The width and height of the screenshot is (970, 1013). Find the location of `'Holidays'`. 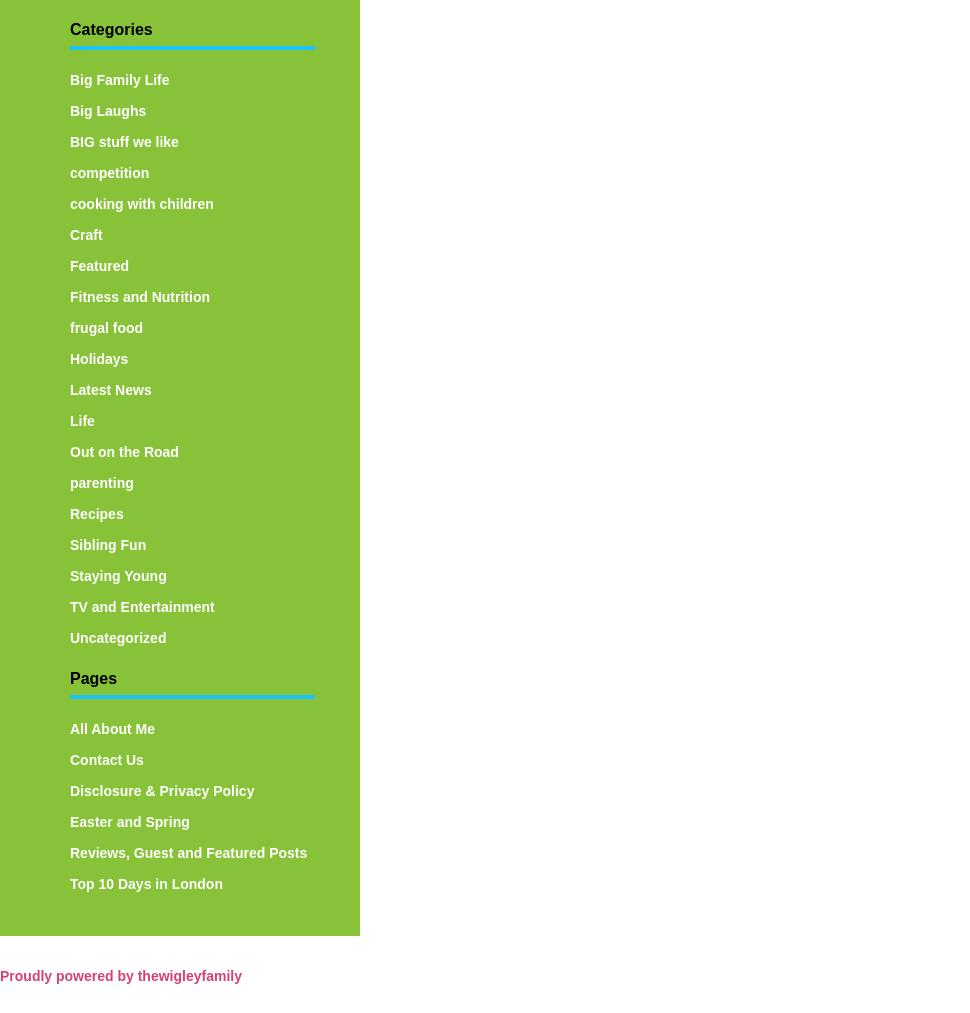

'Holidays' is located at coordinates (99, 357).